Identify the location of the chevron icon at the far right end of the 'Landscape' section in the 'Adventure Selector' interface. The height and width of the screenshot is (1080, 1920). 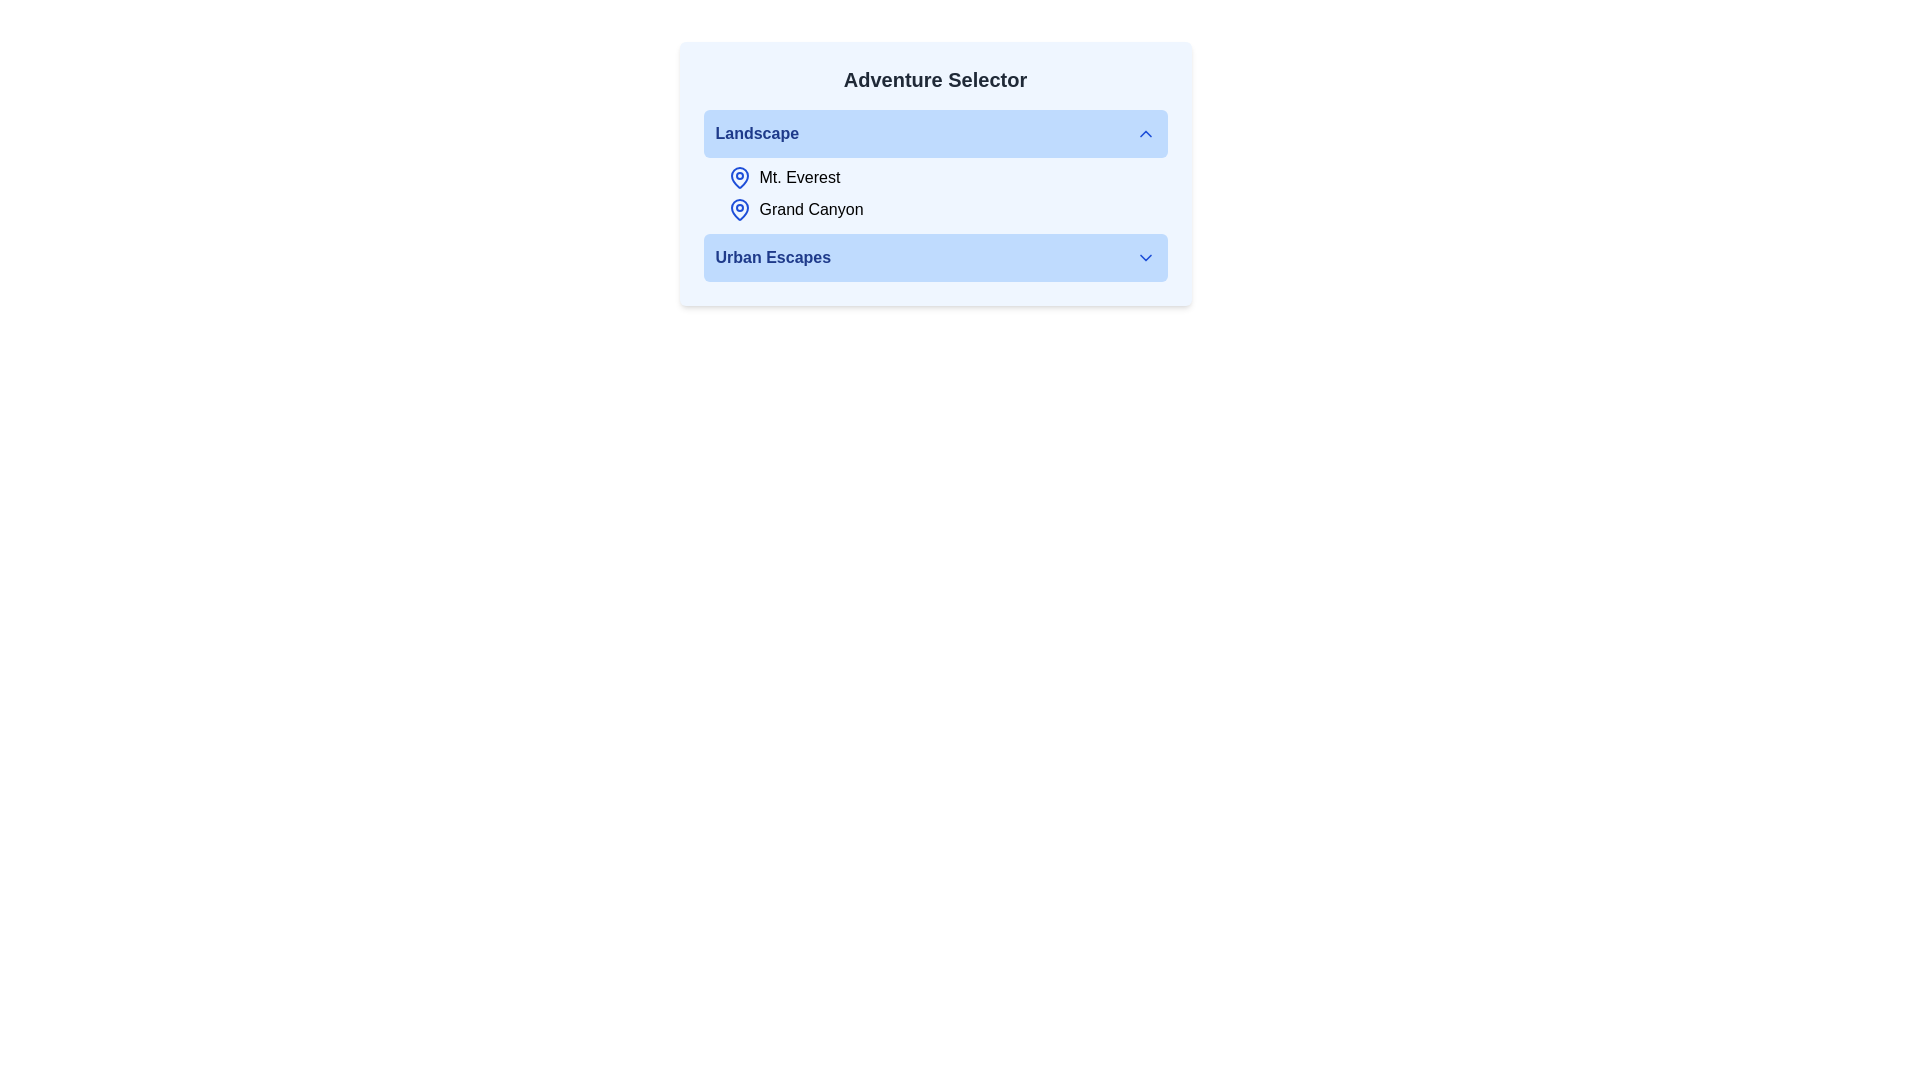
(1145, 134).